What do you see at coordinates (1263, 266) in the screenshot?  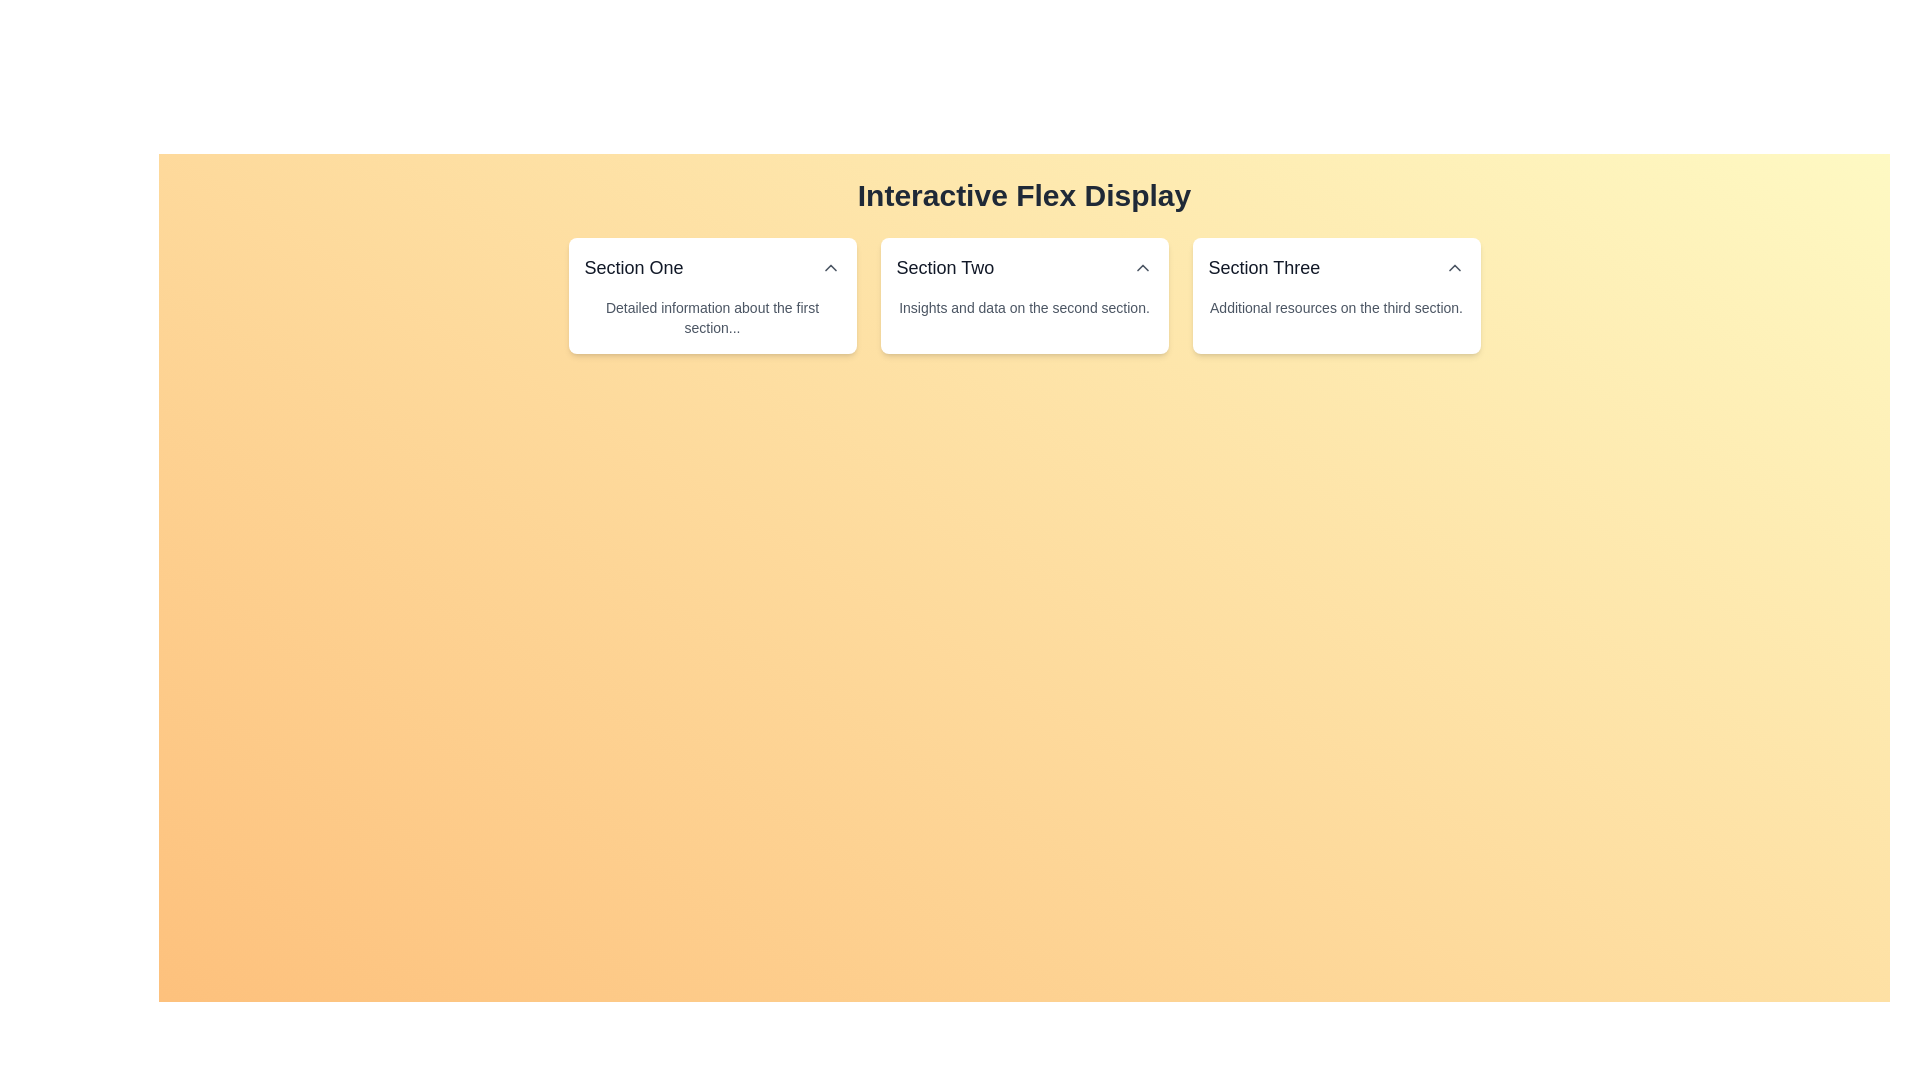 I see `text content of the text label displaying 'Section Three', which is styled with a large font size, medium weight, and dark gray color, located in the upper right part of the card` at bounding box center [1263, 266].